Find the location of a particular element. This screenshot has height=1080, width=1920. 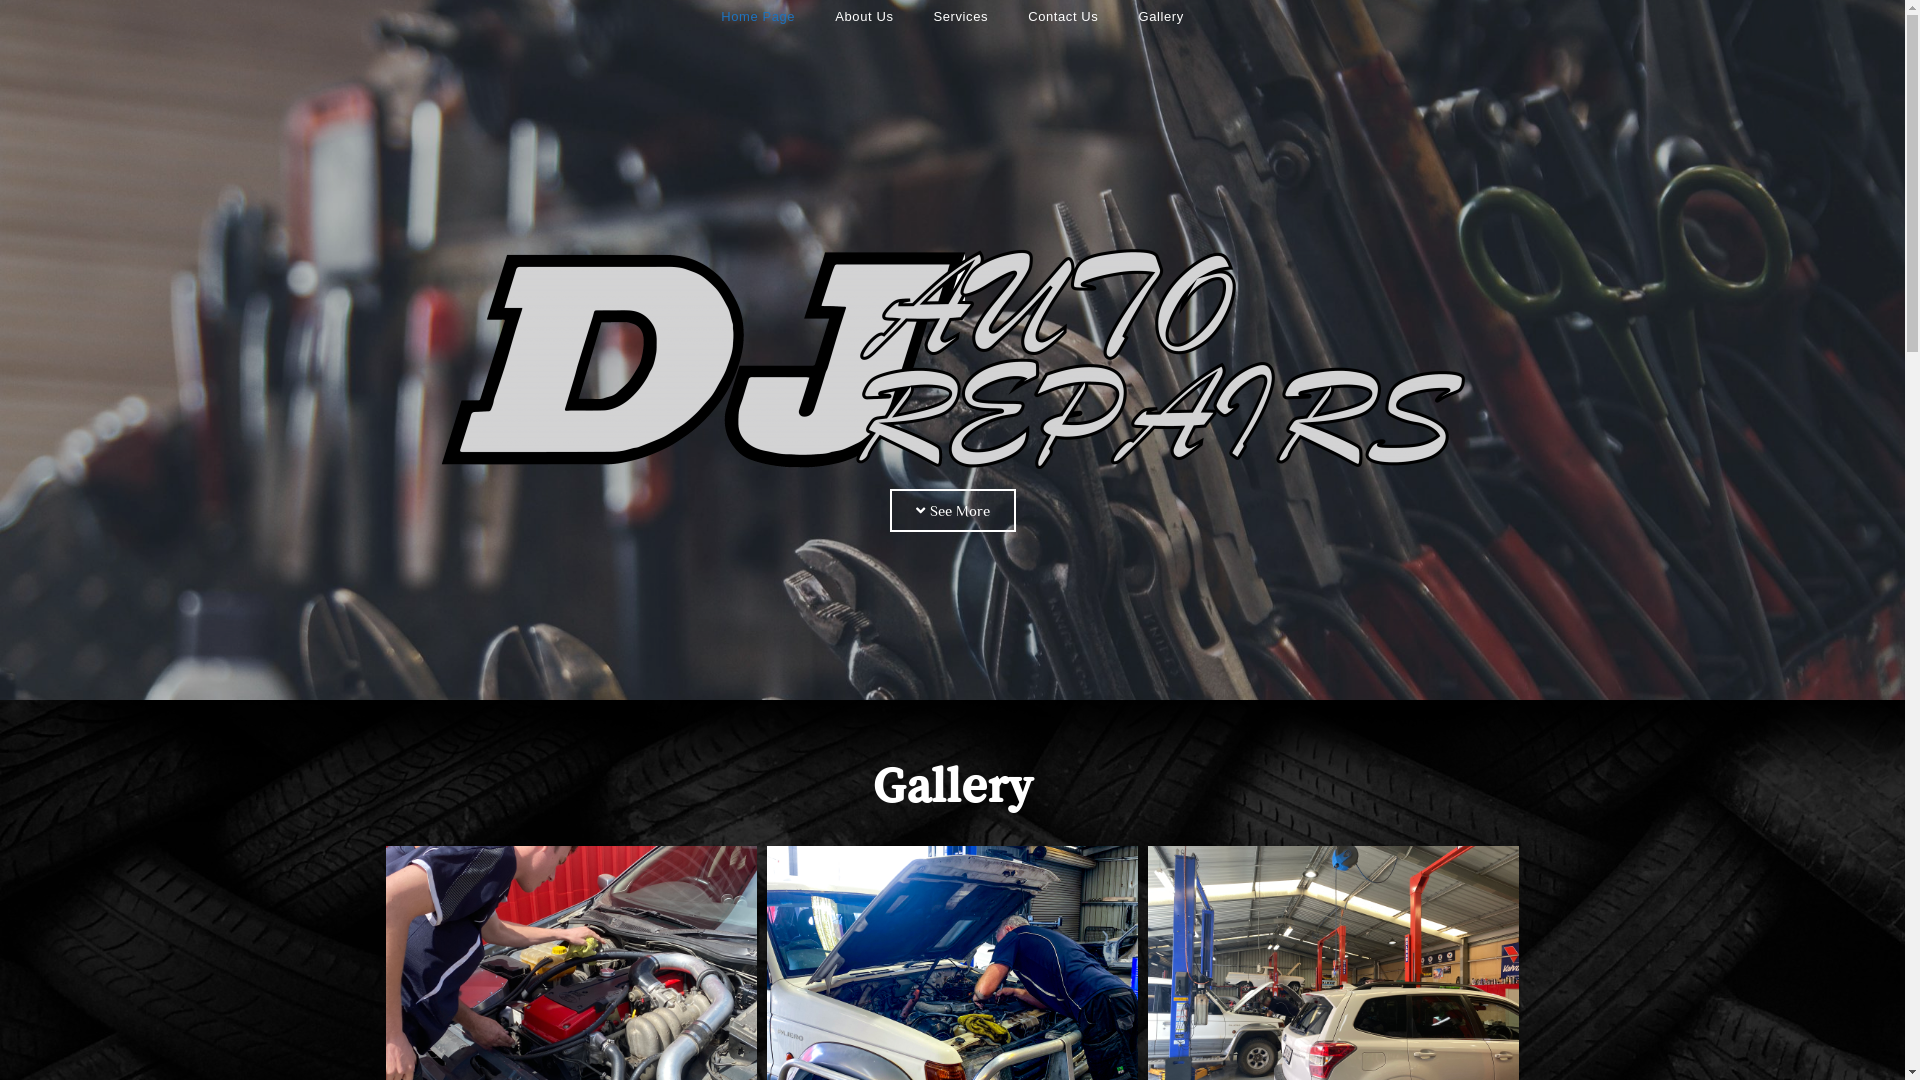

'See More' is located at coordinates (952, 508).